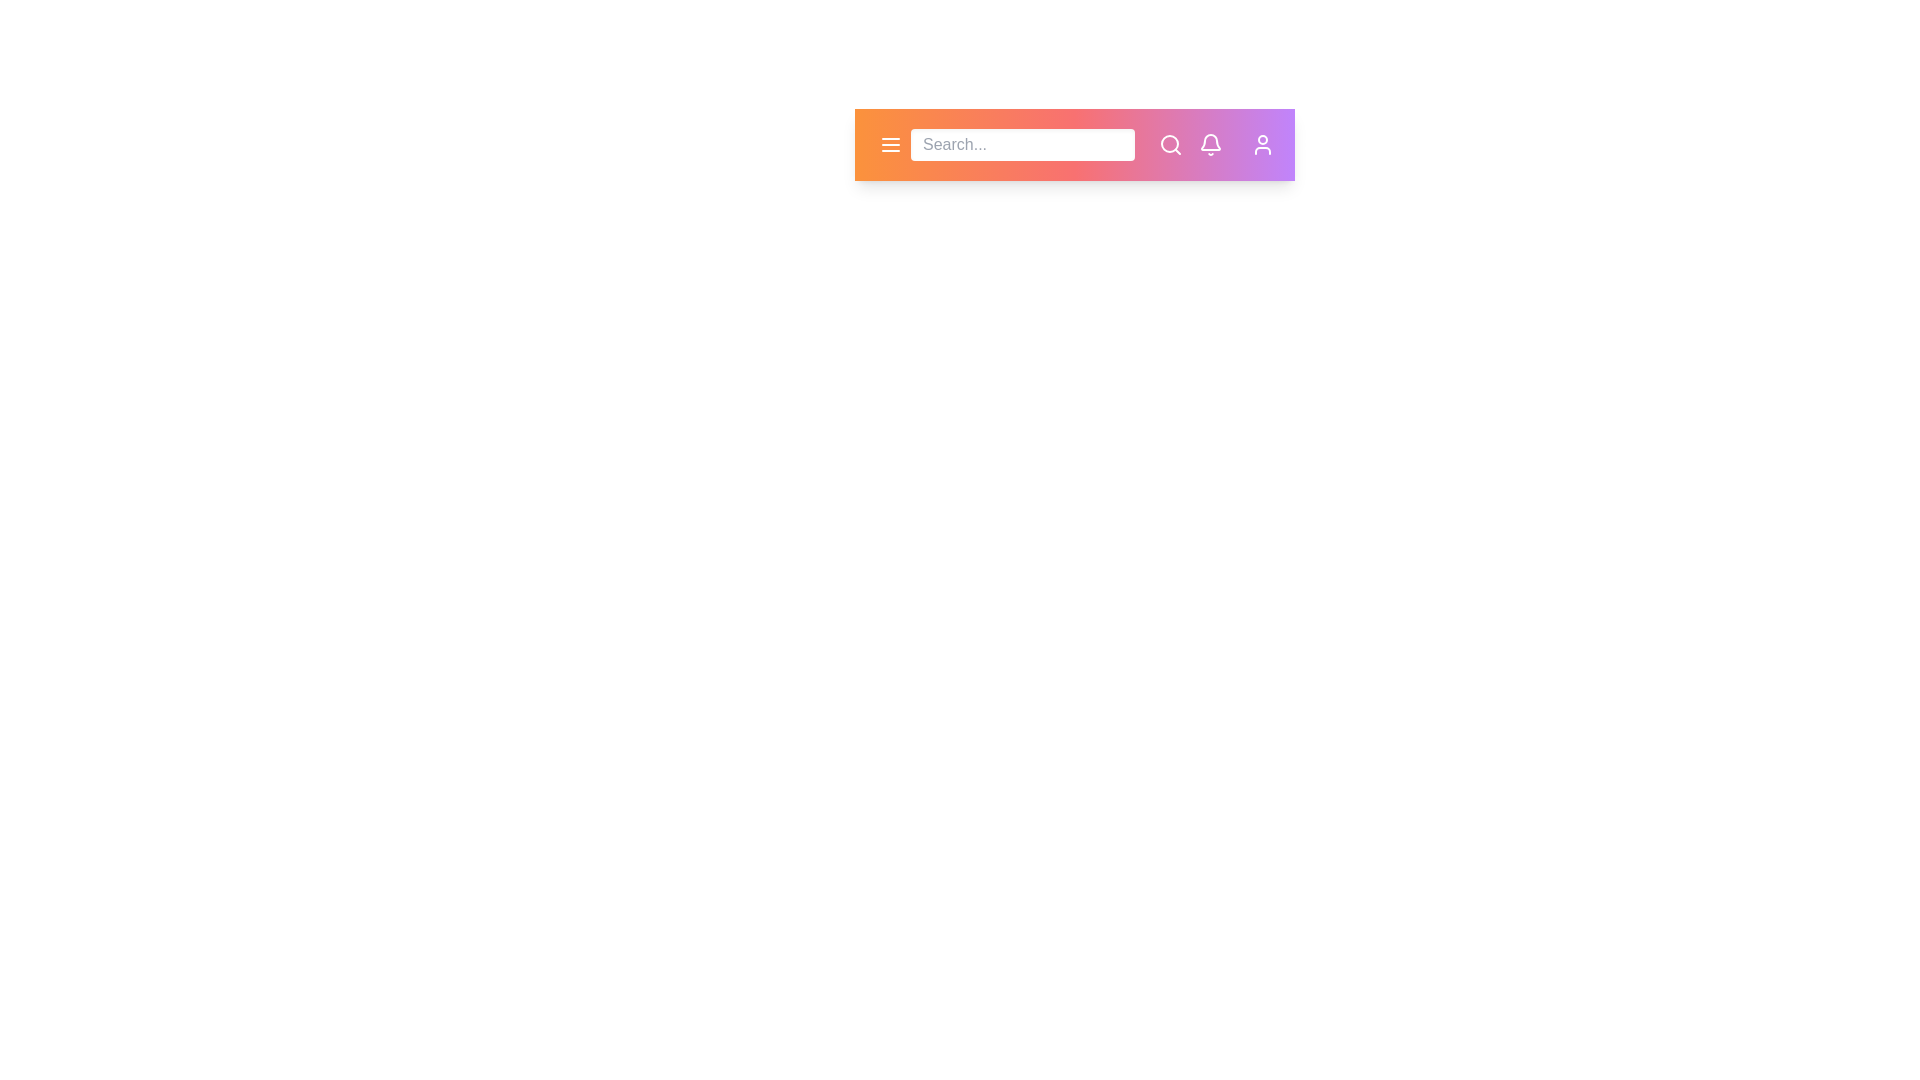  What do you see at coordinates (1209, 144) in the screenshot?
I see `the notification bell icon` at bounding box center [1209, 144].